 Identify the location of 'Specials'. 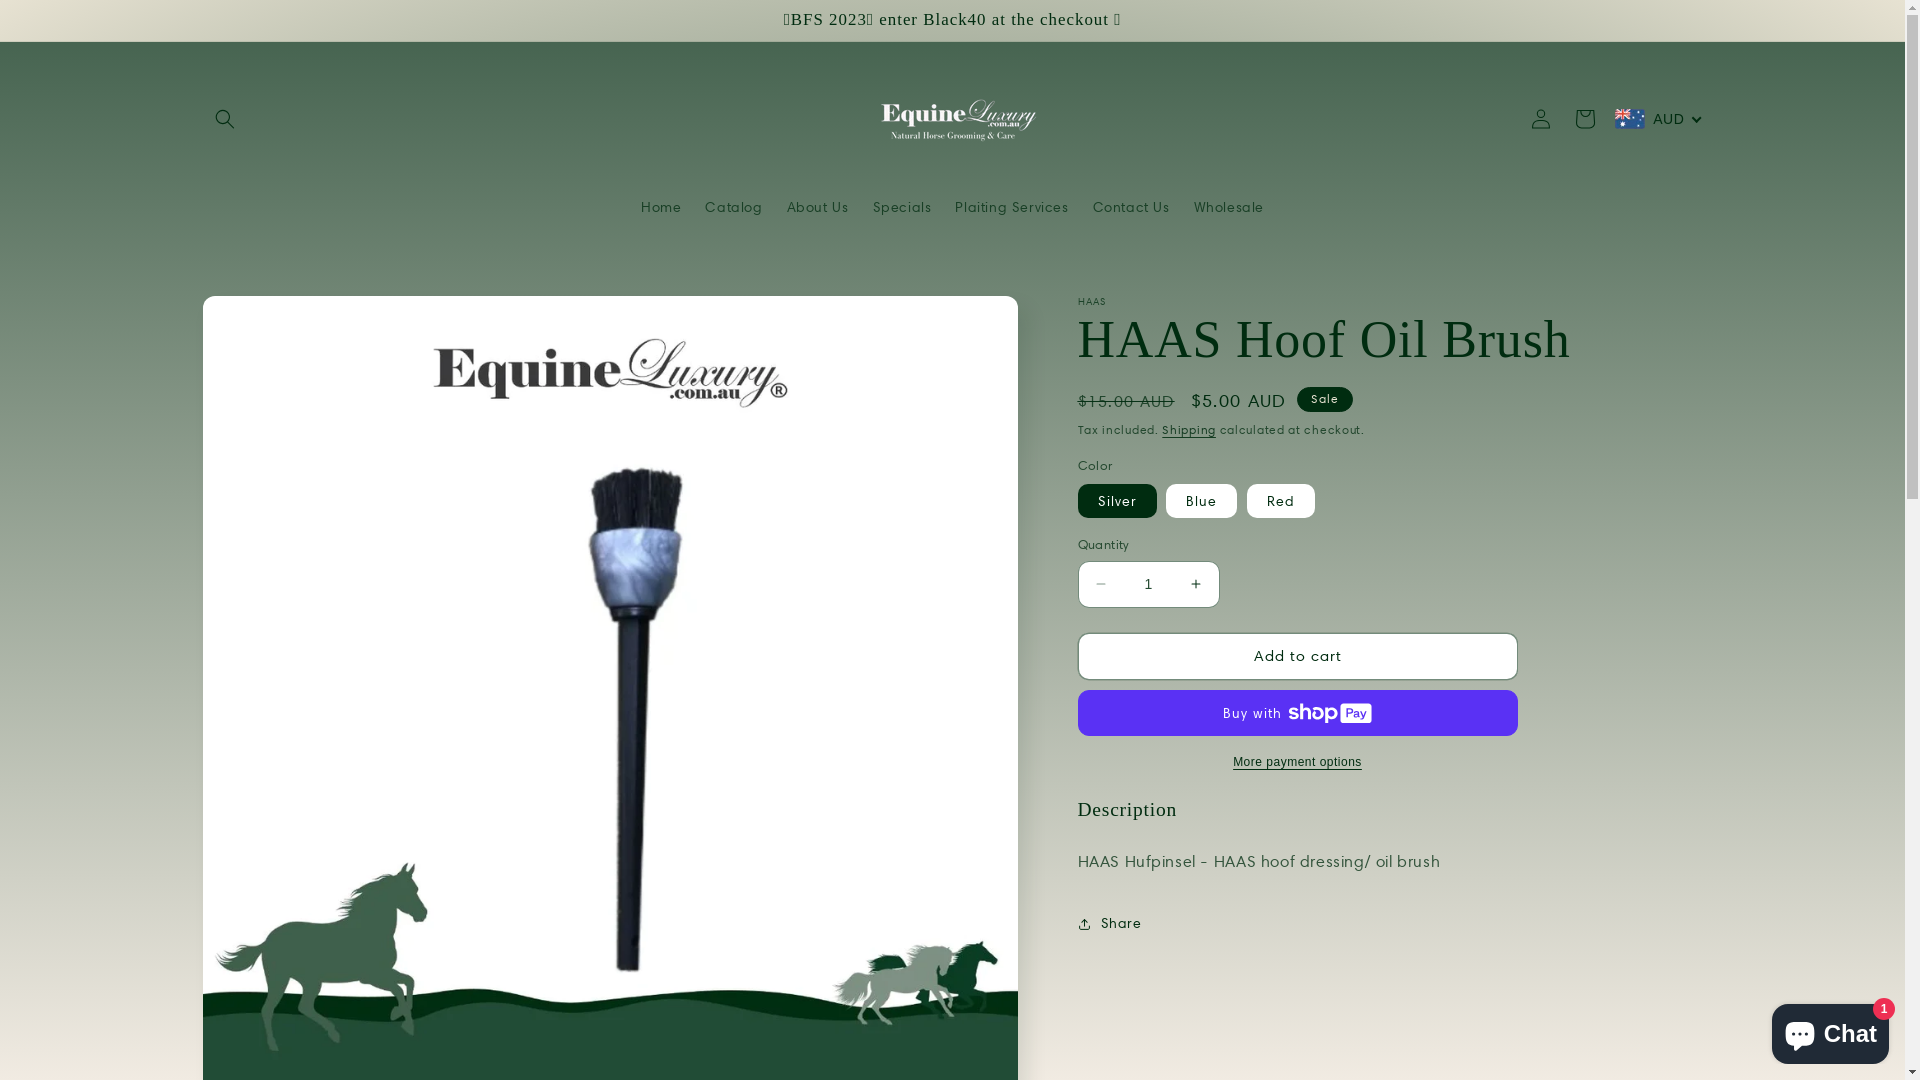
(900, 207).